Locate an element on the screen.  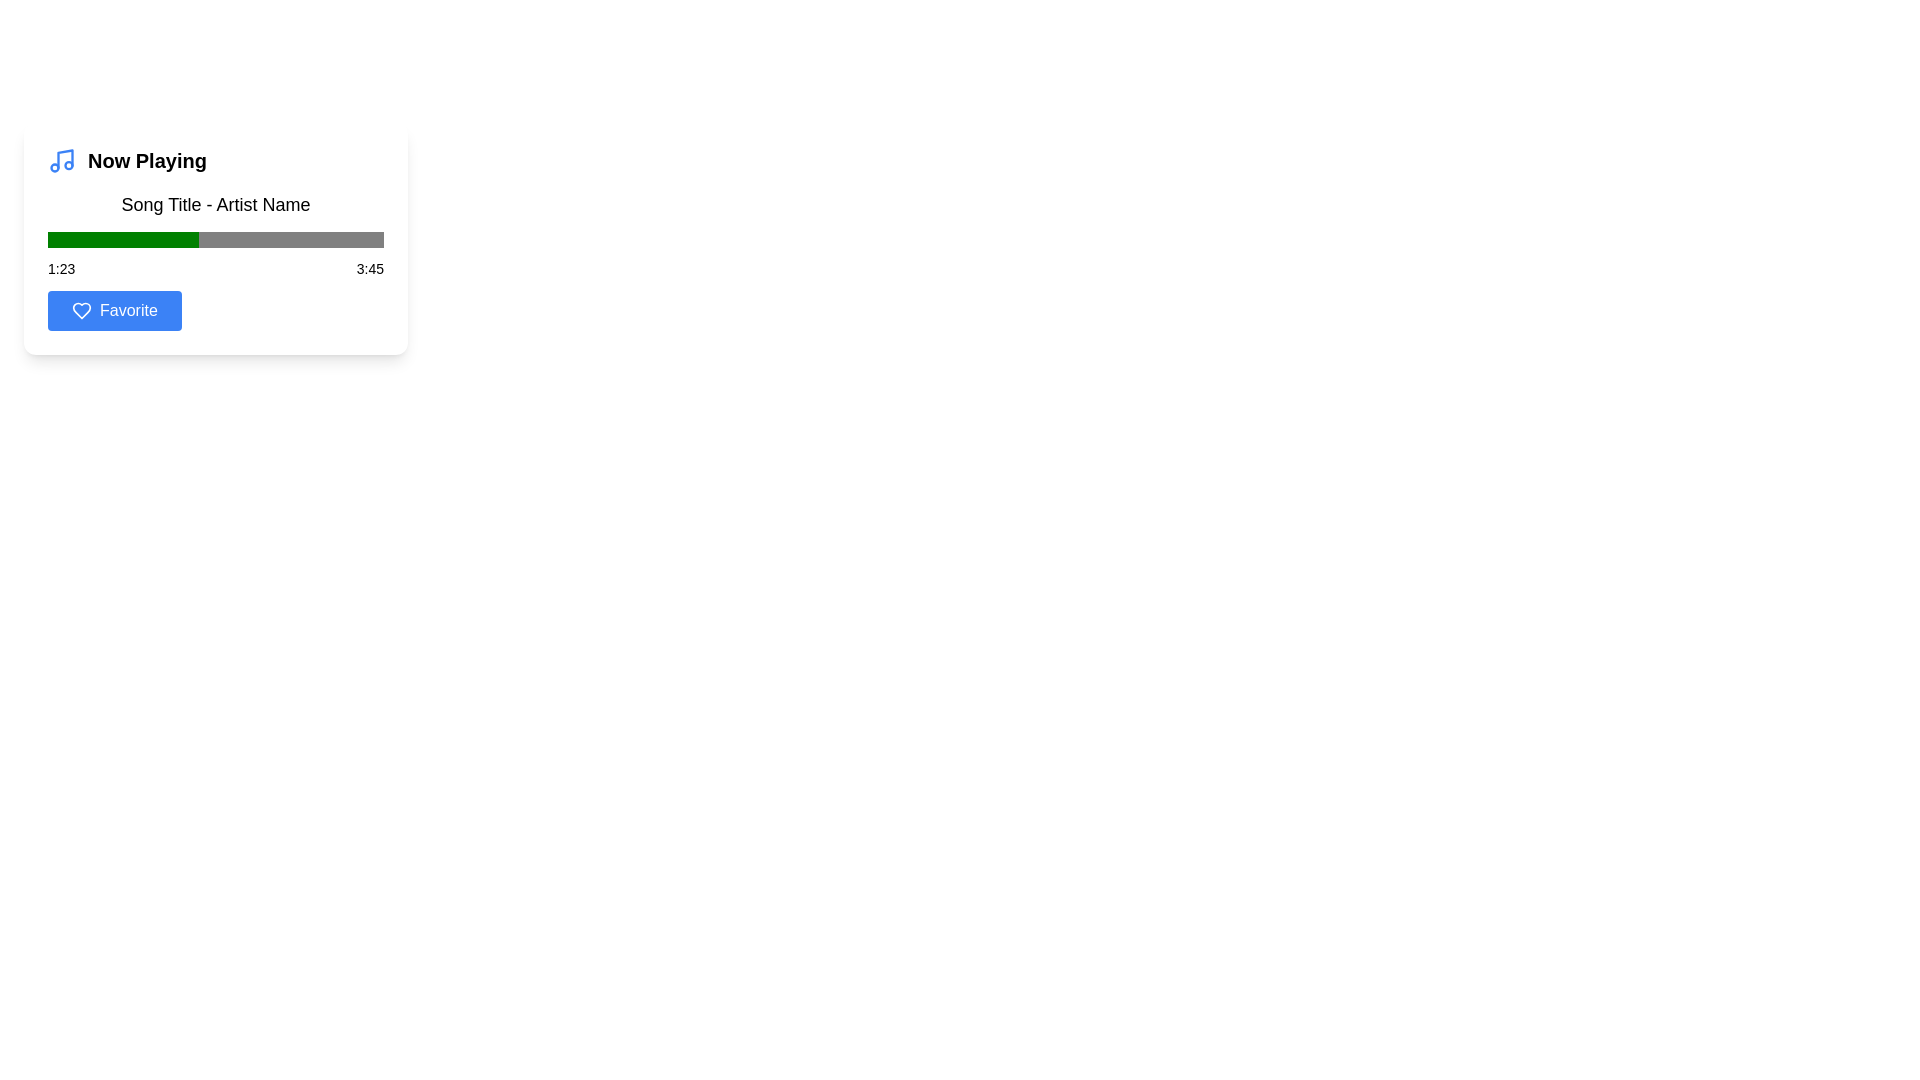
the Text Label that displays the title and artist of the currently playing song in the media player interface, located directly below the 'Now Playing' label is located at coordinates (216, 204).